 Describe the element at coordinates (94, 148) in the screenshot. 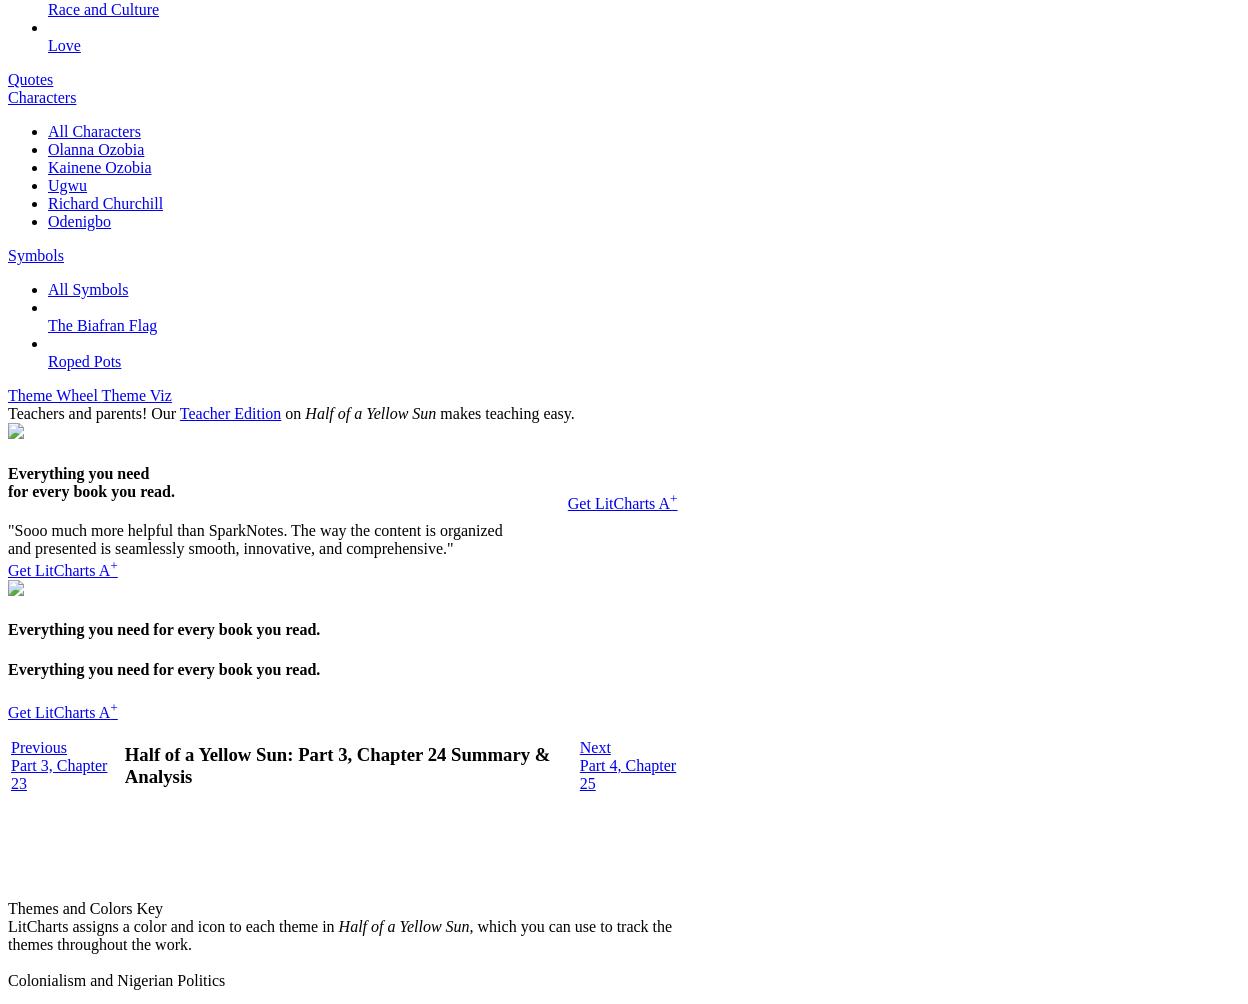

I see `'Olanna Ozobia'` at that location.